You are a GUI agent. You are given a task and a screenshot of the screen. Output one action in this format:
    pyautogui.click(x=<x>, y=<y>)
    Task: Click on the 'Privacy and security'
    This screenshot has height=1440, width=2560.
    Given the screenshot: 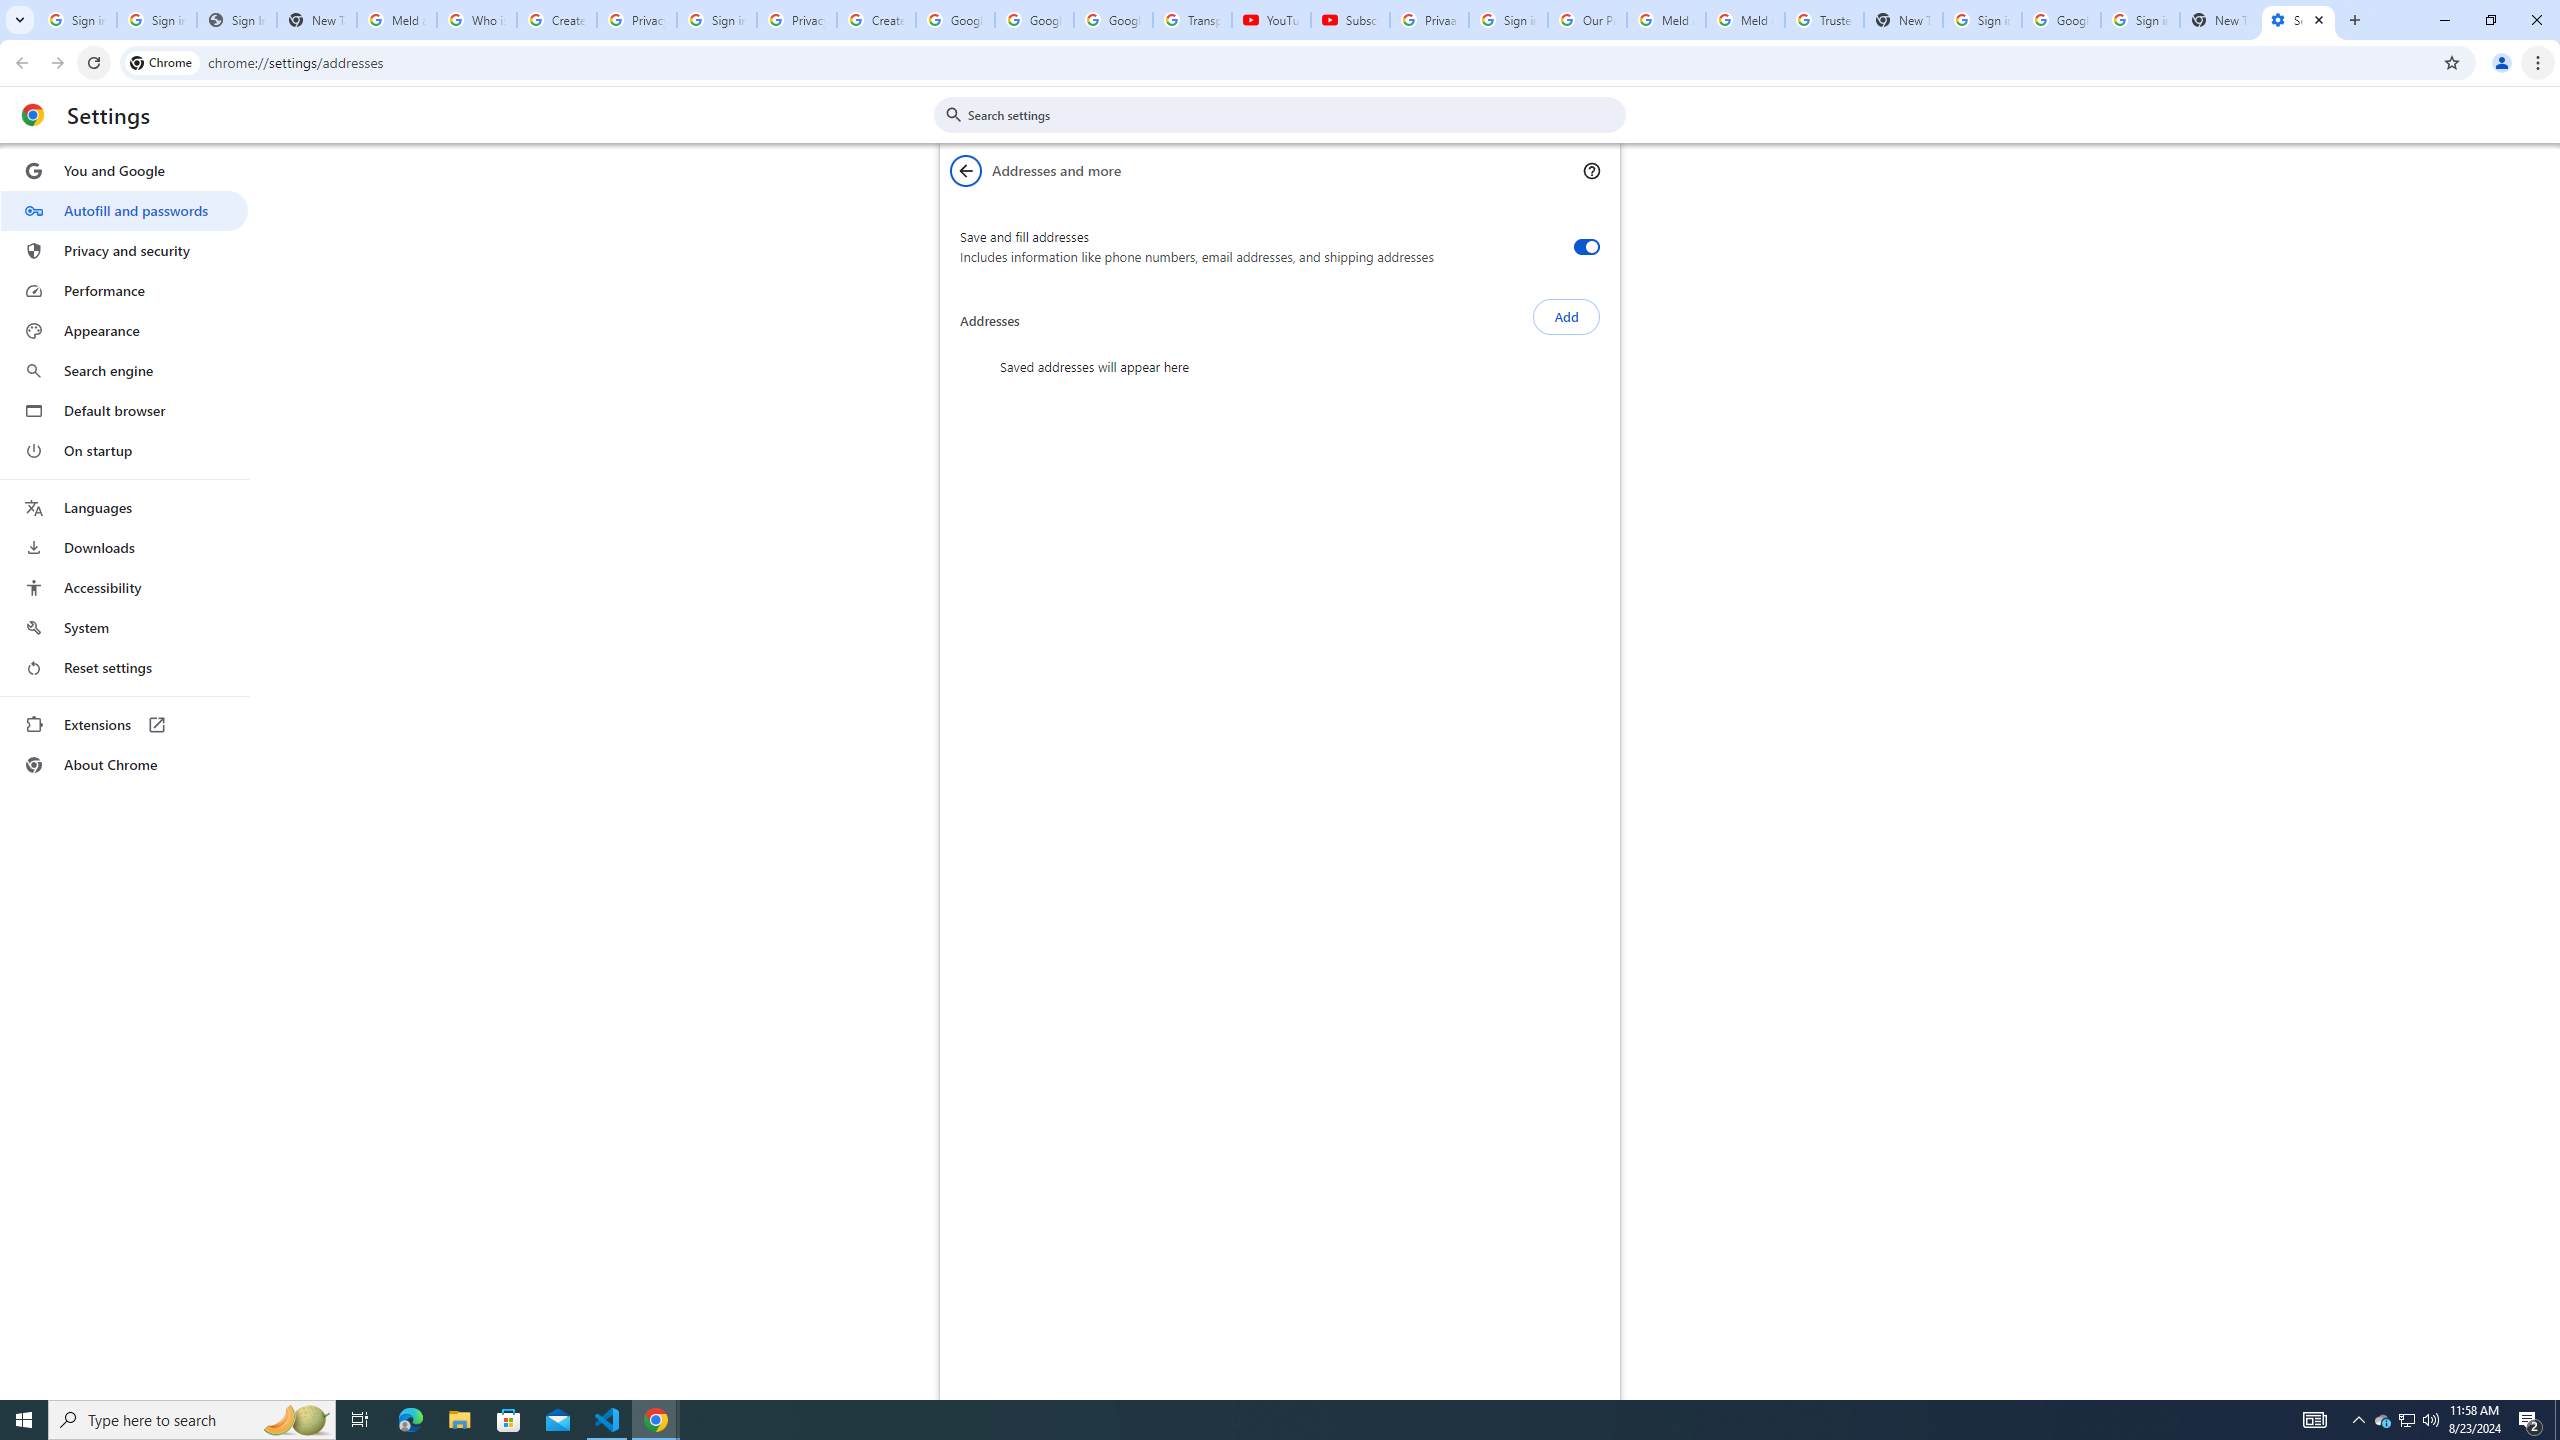 What is the action you would take?
    pyautogui.click(x=123, y=249)
    